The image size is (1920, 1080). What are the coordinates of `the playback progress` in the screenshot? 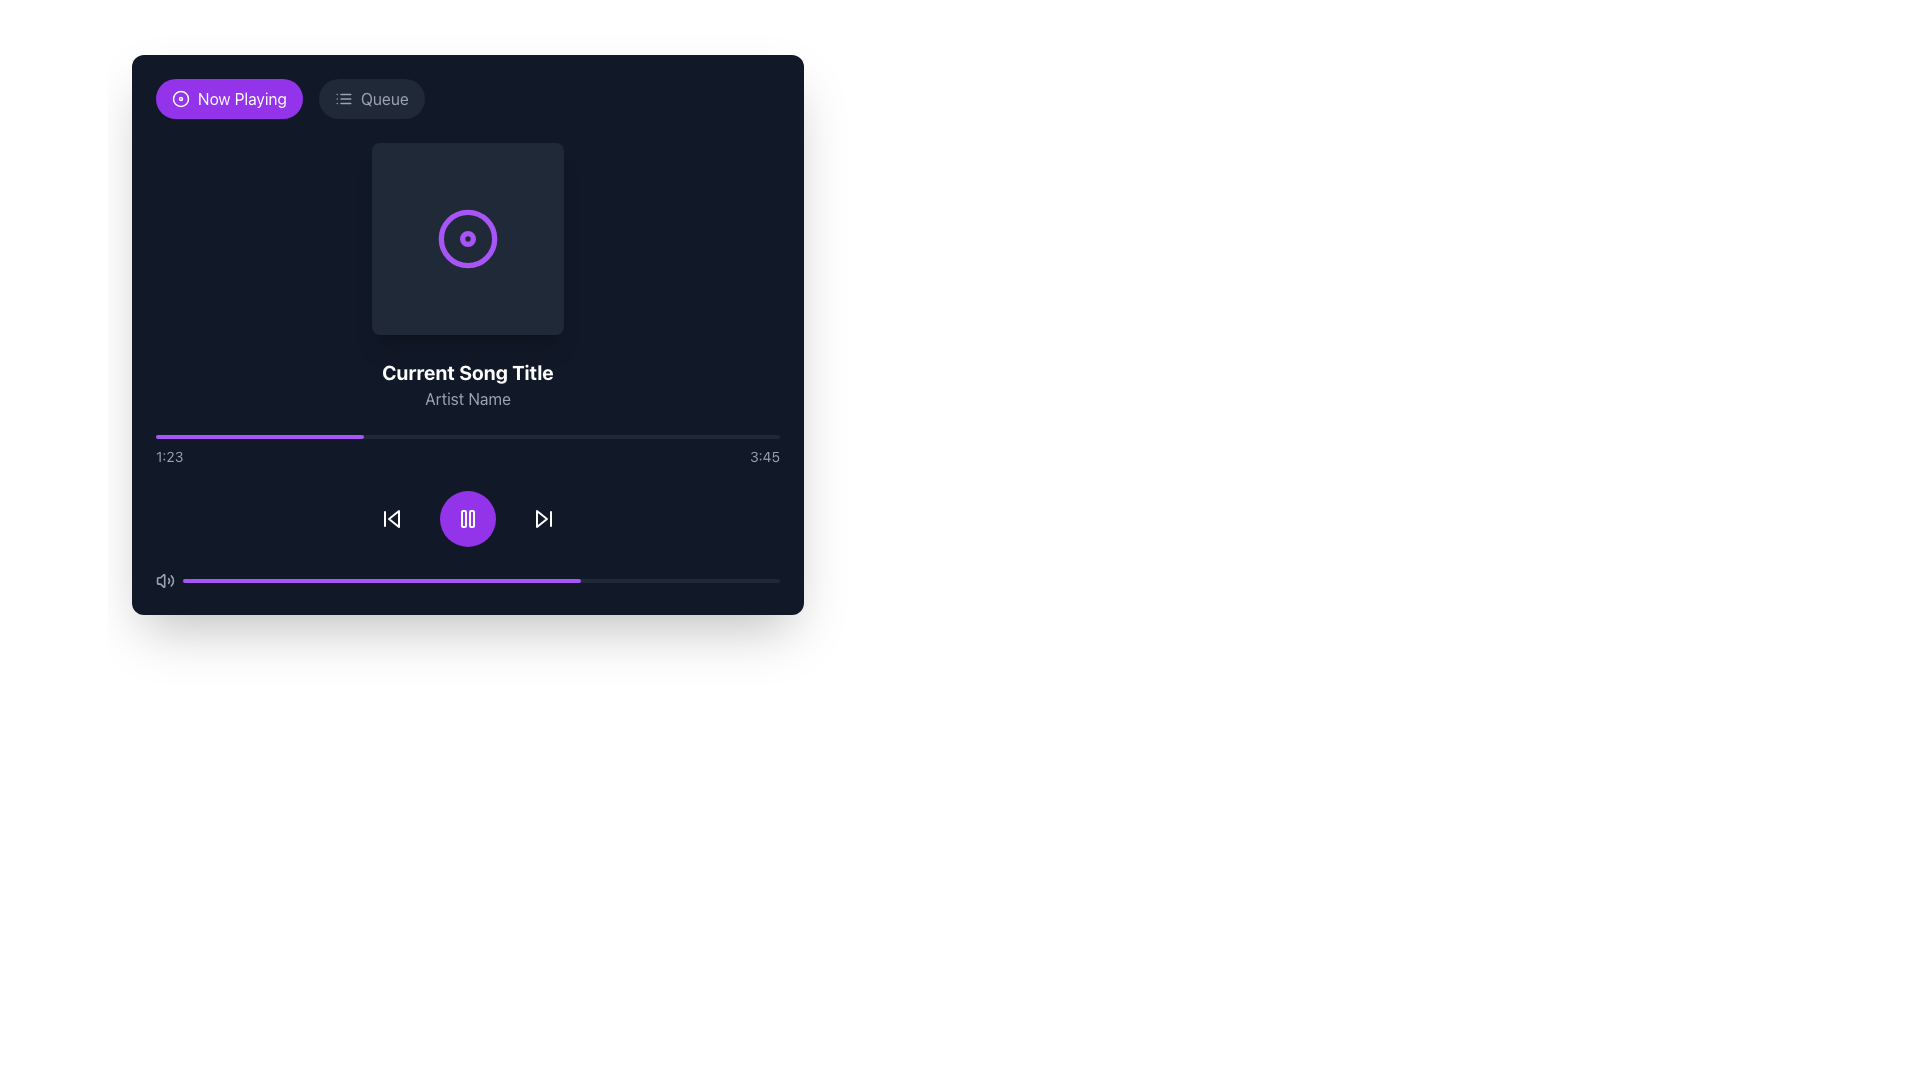 It's located at (579, 435).